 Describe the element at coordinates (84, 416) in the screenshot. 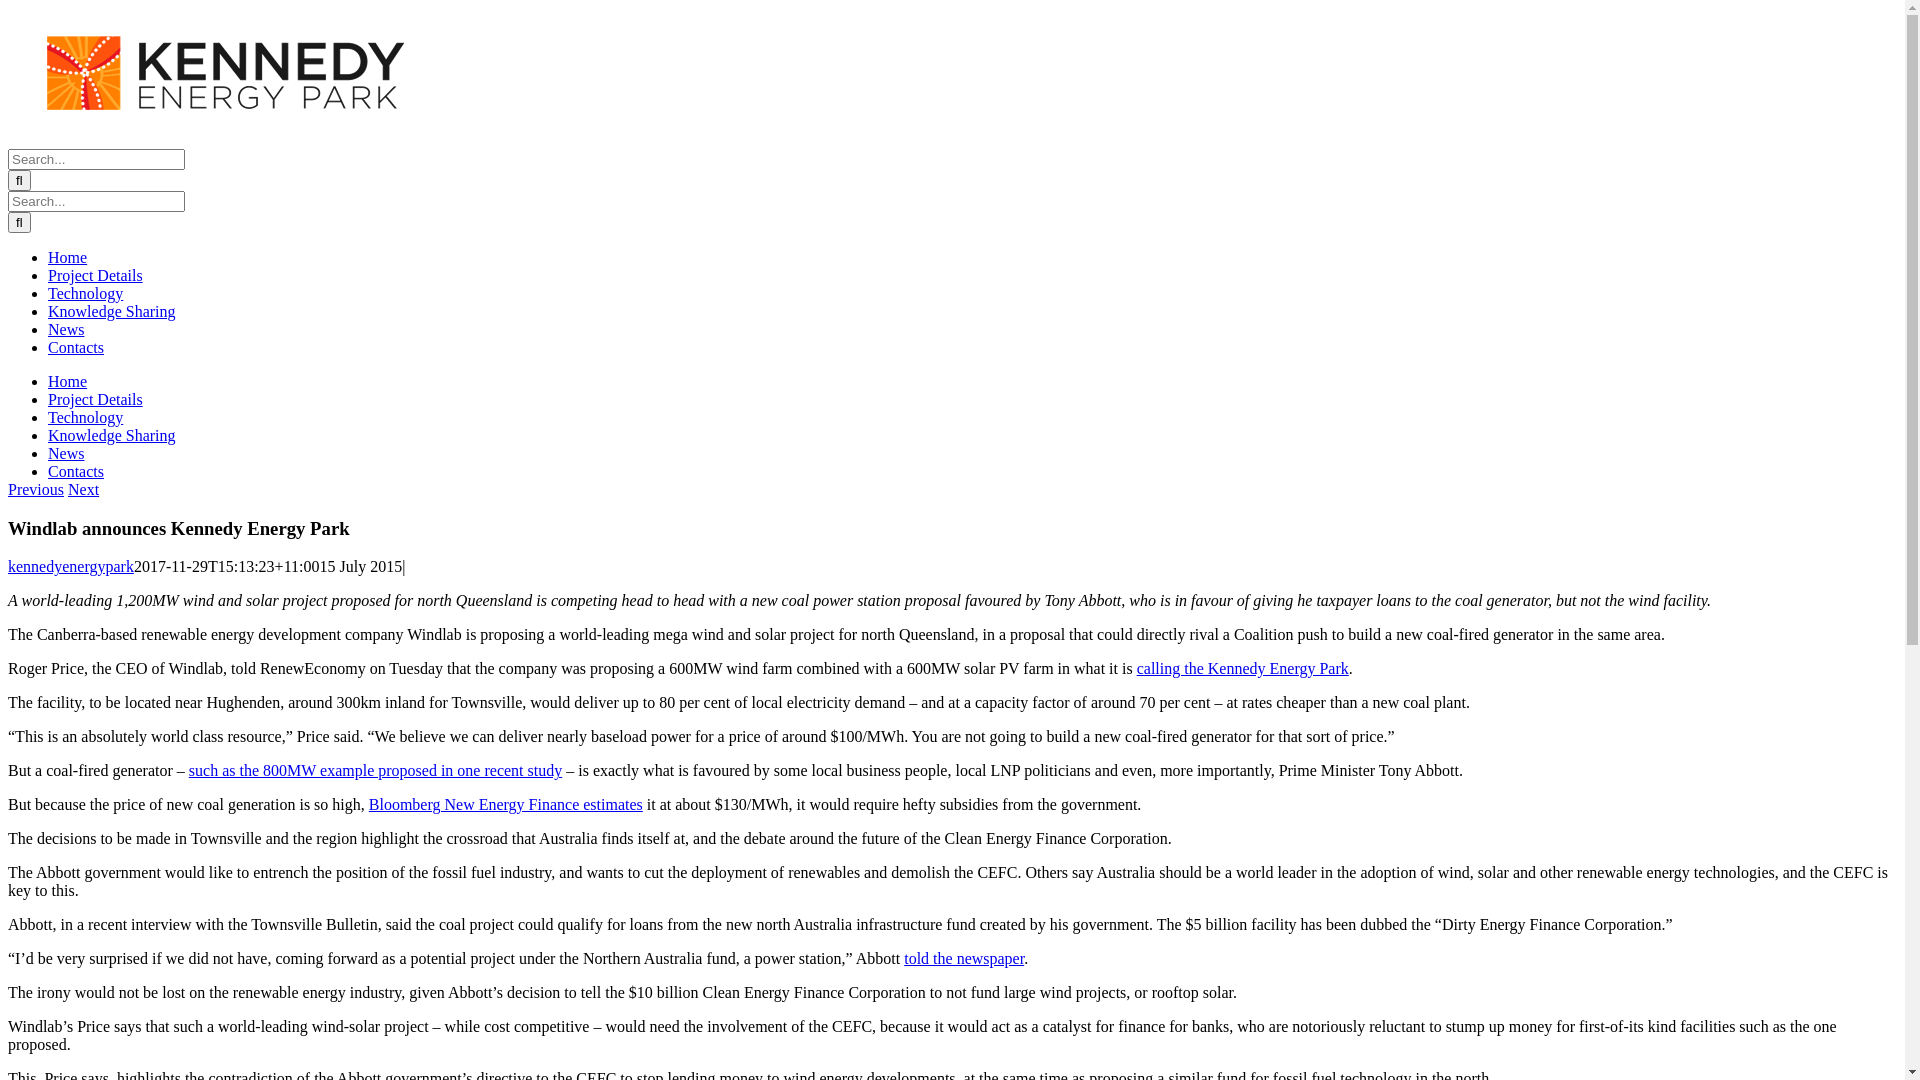

I see `'Technology'` at that location.